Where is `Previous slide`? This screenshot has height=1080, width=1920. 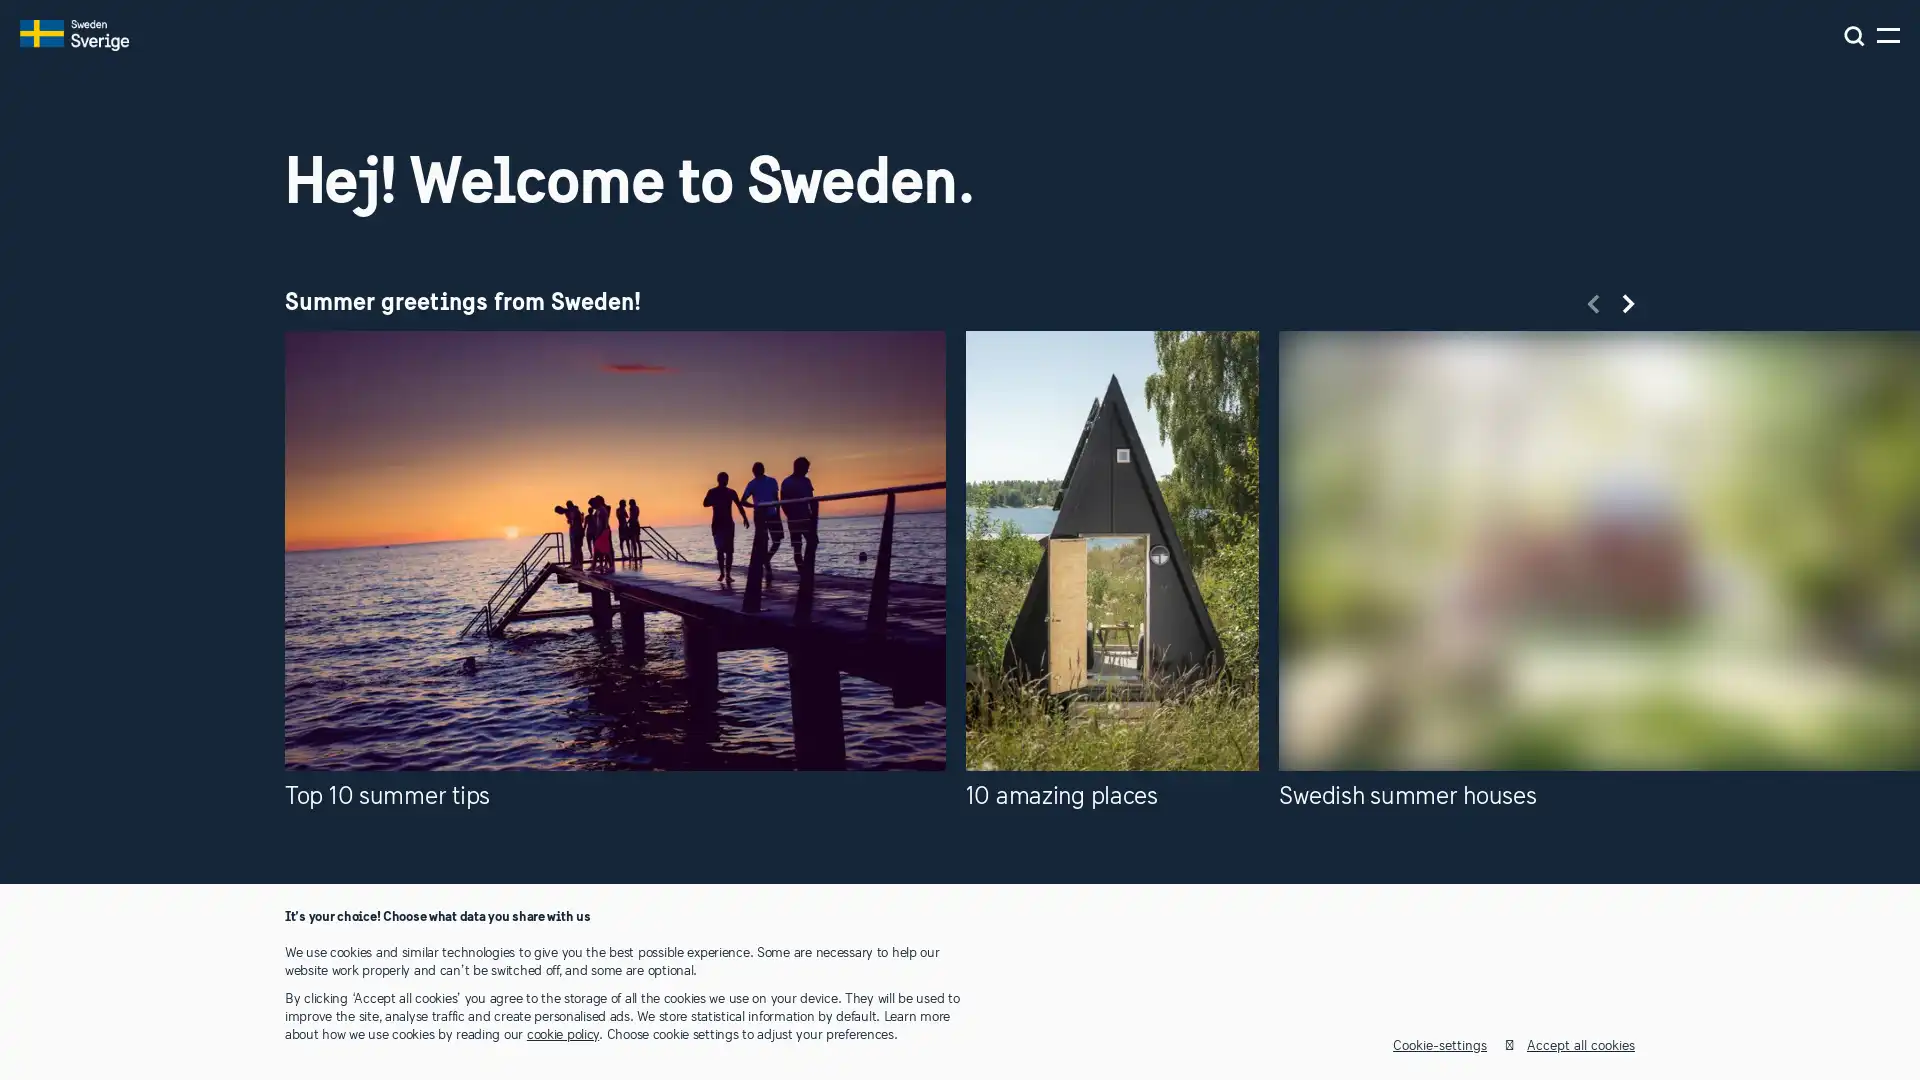
Previous slide is located at coordinates (1592, 894).